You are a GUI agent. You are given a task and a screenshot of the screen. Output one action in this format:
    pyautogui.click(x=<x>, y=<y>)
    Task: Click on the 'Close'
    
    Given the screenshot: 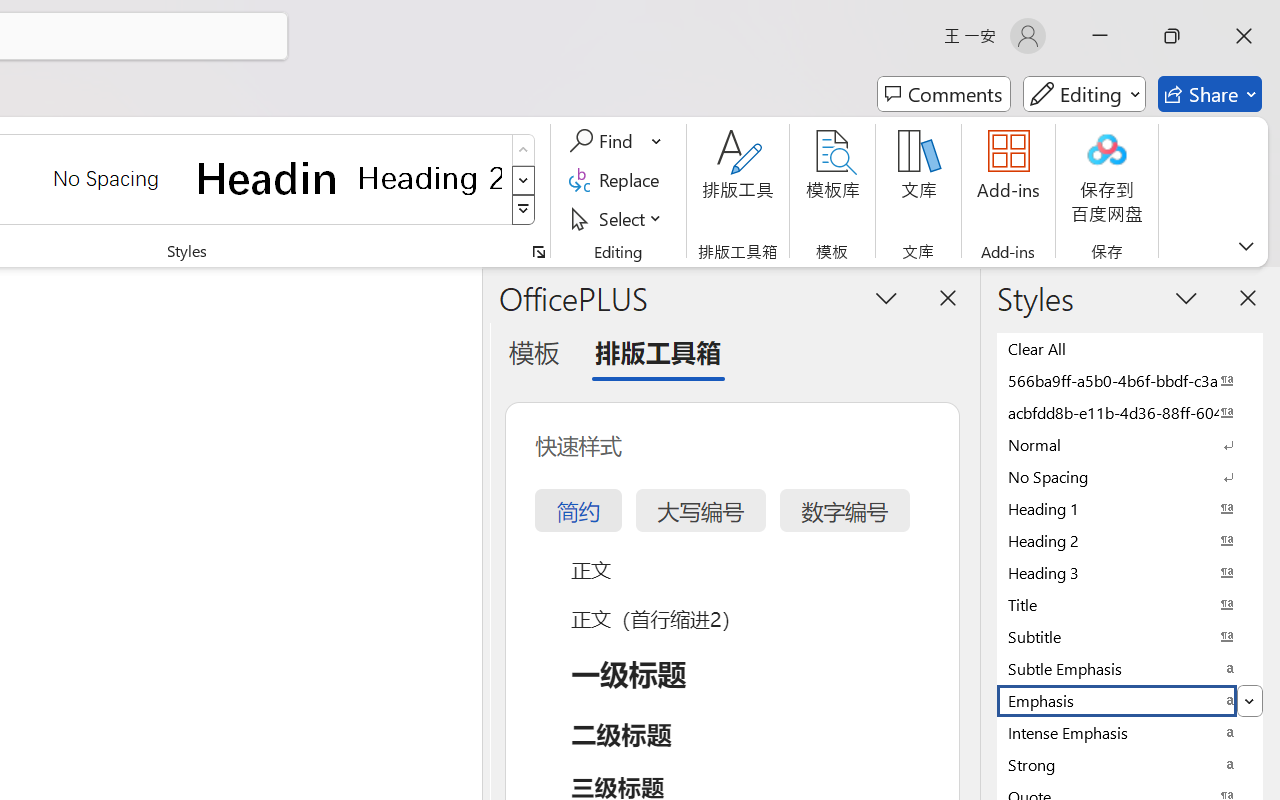 What is the action you would take?
    pyautogui.click(x=1243, y=35)
    